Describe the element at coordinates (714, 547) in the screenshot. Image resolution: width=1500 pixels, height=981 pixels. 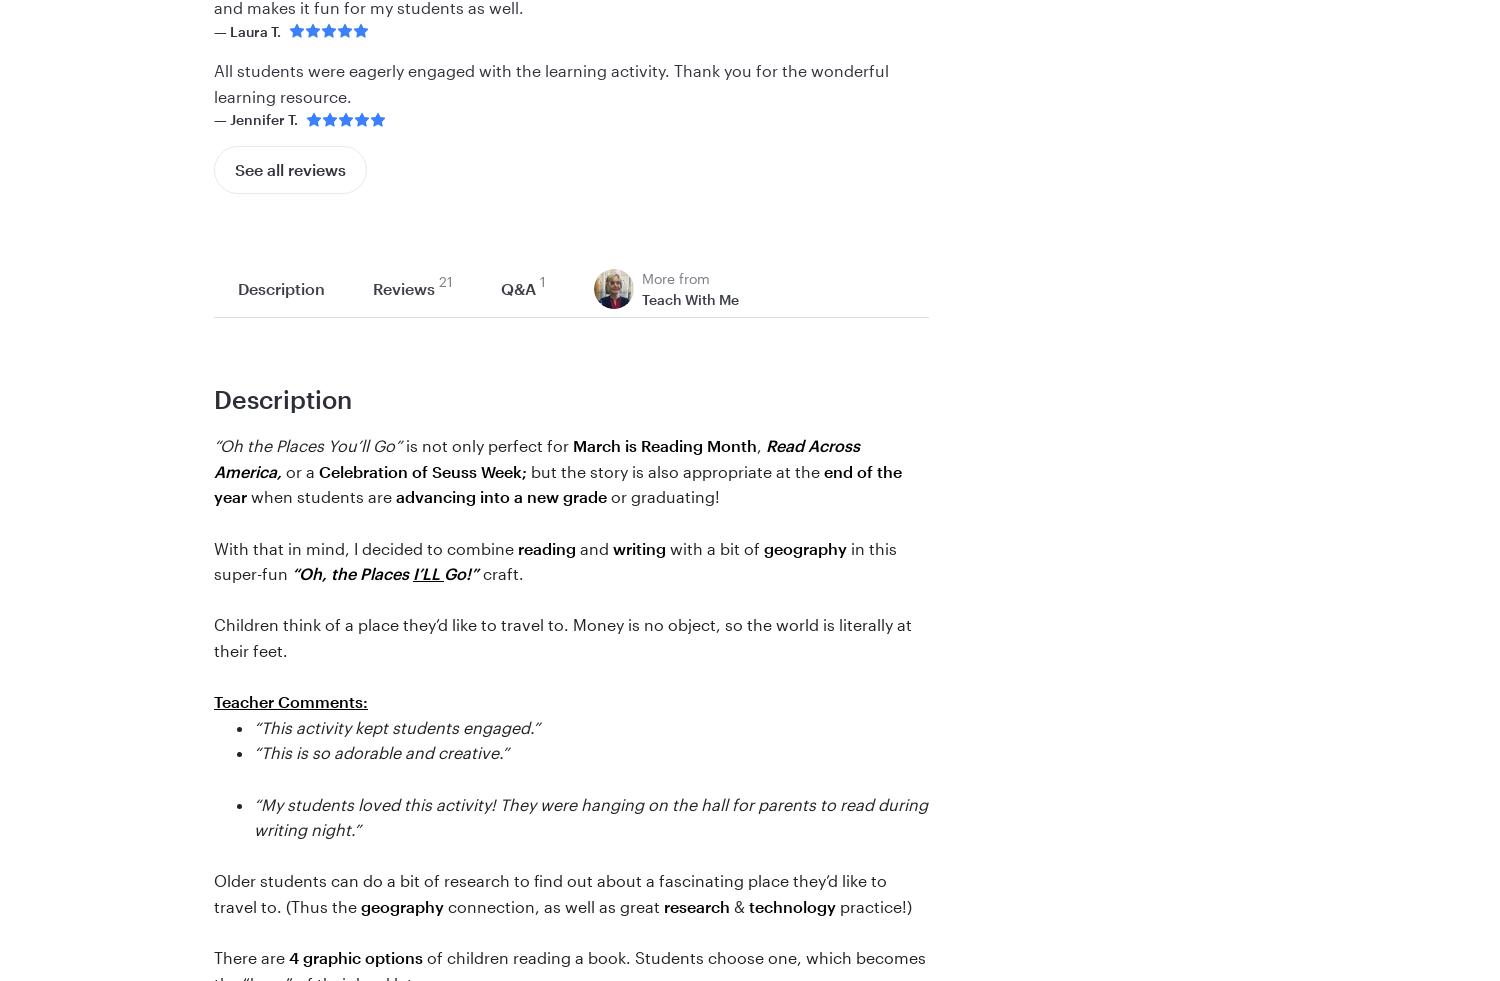
I see `'with a bit of'` at that location.